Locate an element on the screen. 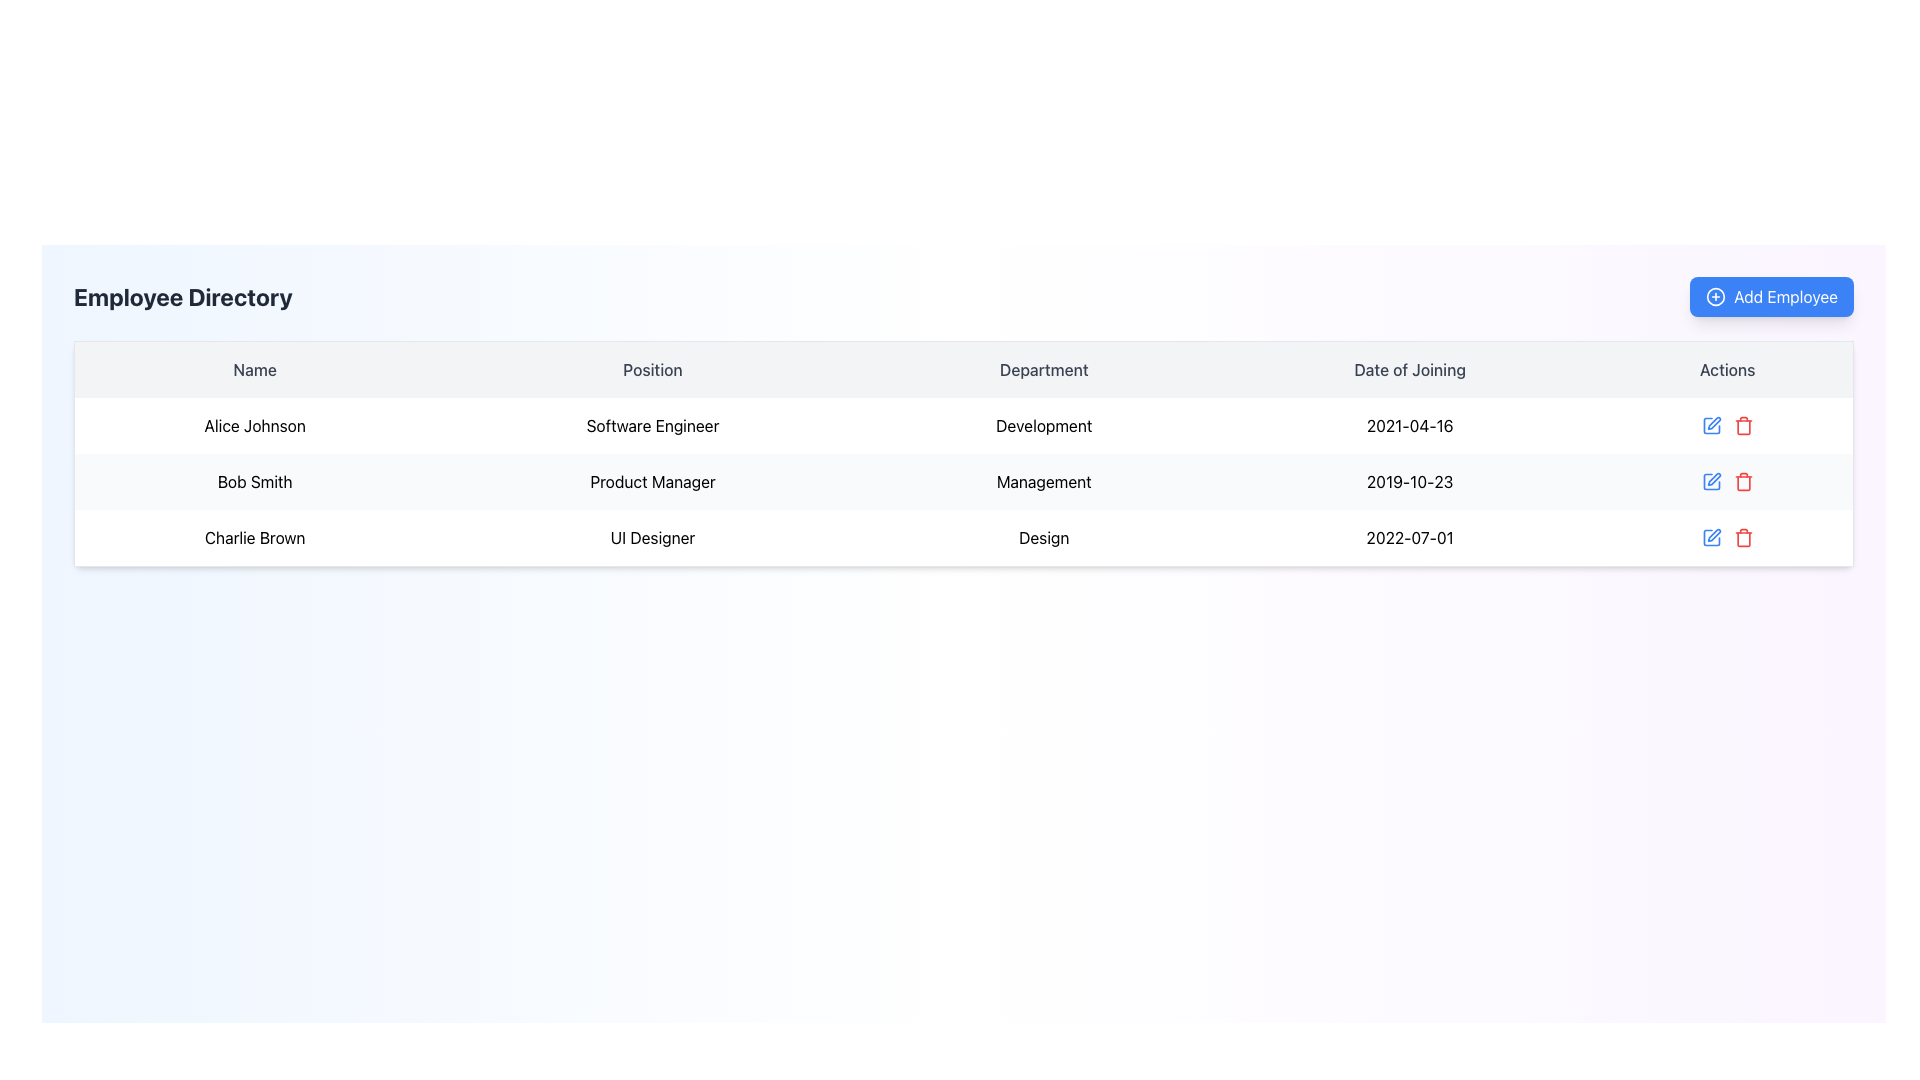 This screenshot has height=1080, width=1920. the SVG graphic component resembling a hollow square with rounded edges, located in the bottom row of the 'Actions' column for 'Charlie Brown' is located at coordinates (1710, 536).